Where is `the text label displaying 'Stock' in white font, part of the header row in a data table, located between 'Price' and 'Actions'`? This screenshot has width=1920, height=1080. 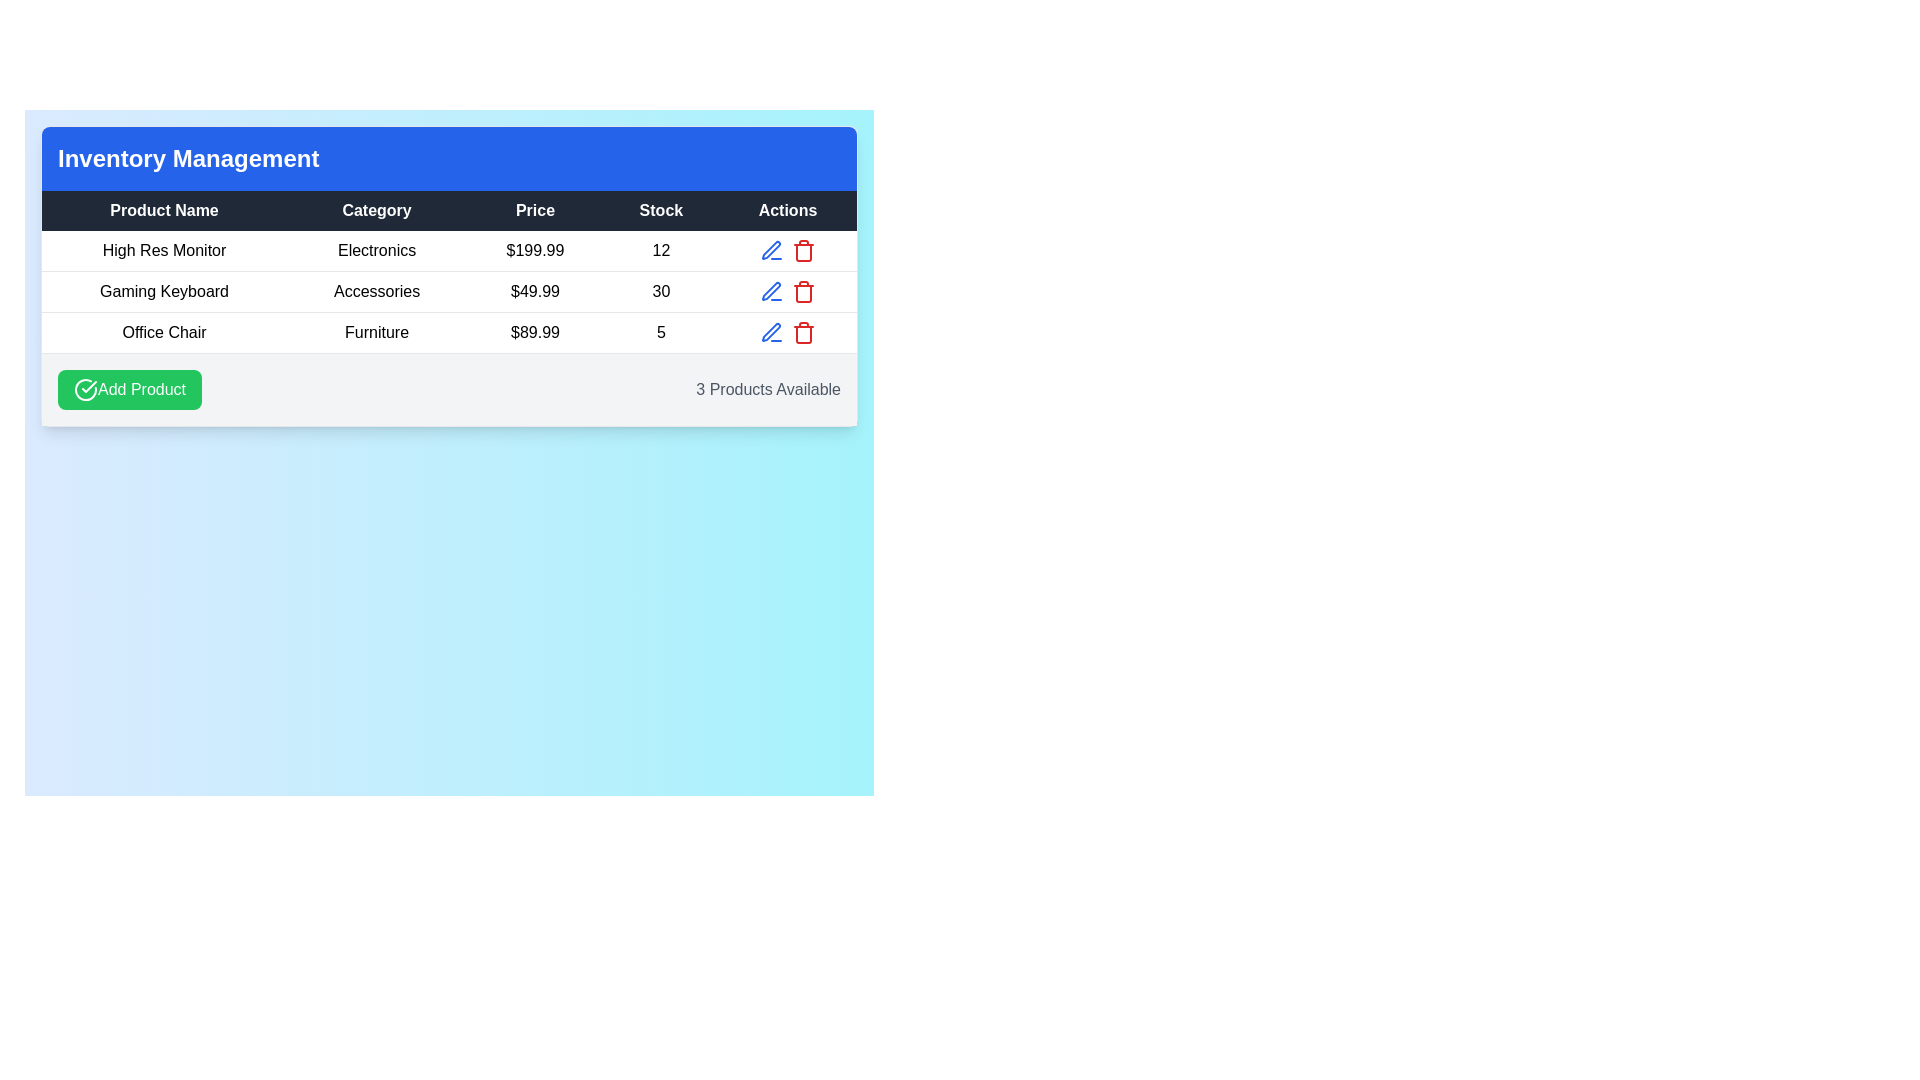
the text label displaying 'Stock' in white font, part of the header row in a data table, located between 'Price' and 'Actions' is located at coordinates (661, 211).